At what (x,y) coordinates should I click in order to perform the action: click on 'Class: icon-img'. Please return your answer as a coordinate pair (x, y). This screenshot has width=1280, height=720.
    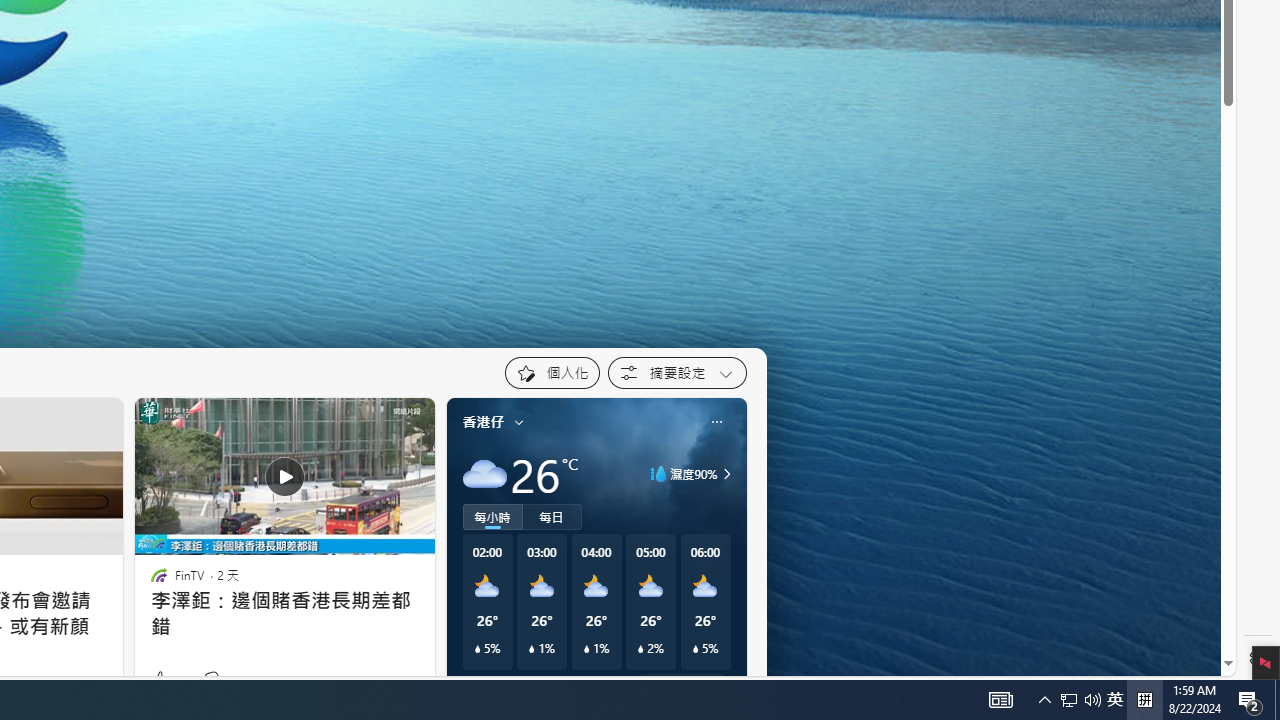
    Looking at the image, I should click on (716, 420).